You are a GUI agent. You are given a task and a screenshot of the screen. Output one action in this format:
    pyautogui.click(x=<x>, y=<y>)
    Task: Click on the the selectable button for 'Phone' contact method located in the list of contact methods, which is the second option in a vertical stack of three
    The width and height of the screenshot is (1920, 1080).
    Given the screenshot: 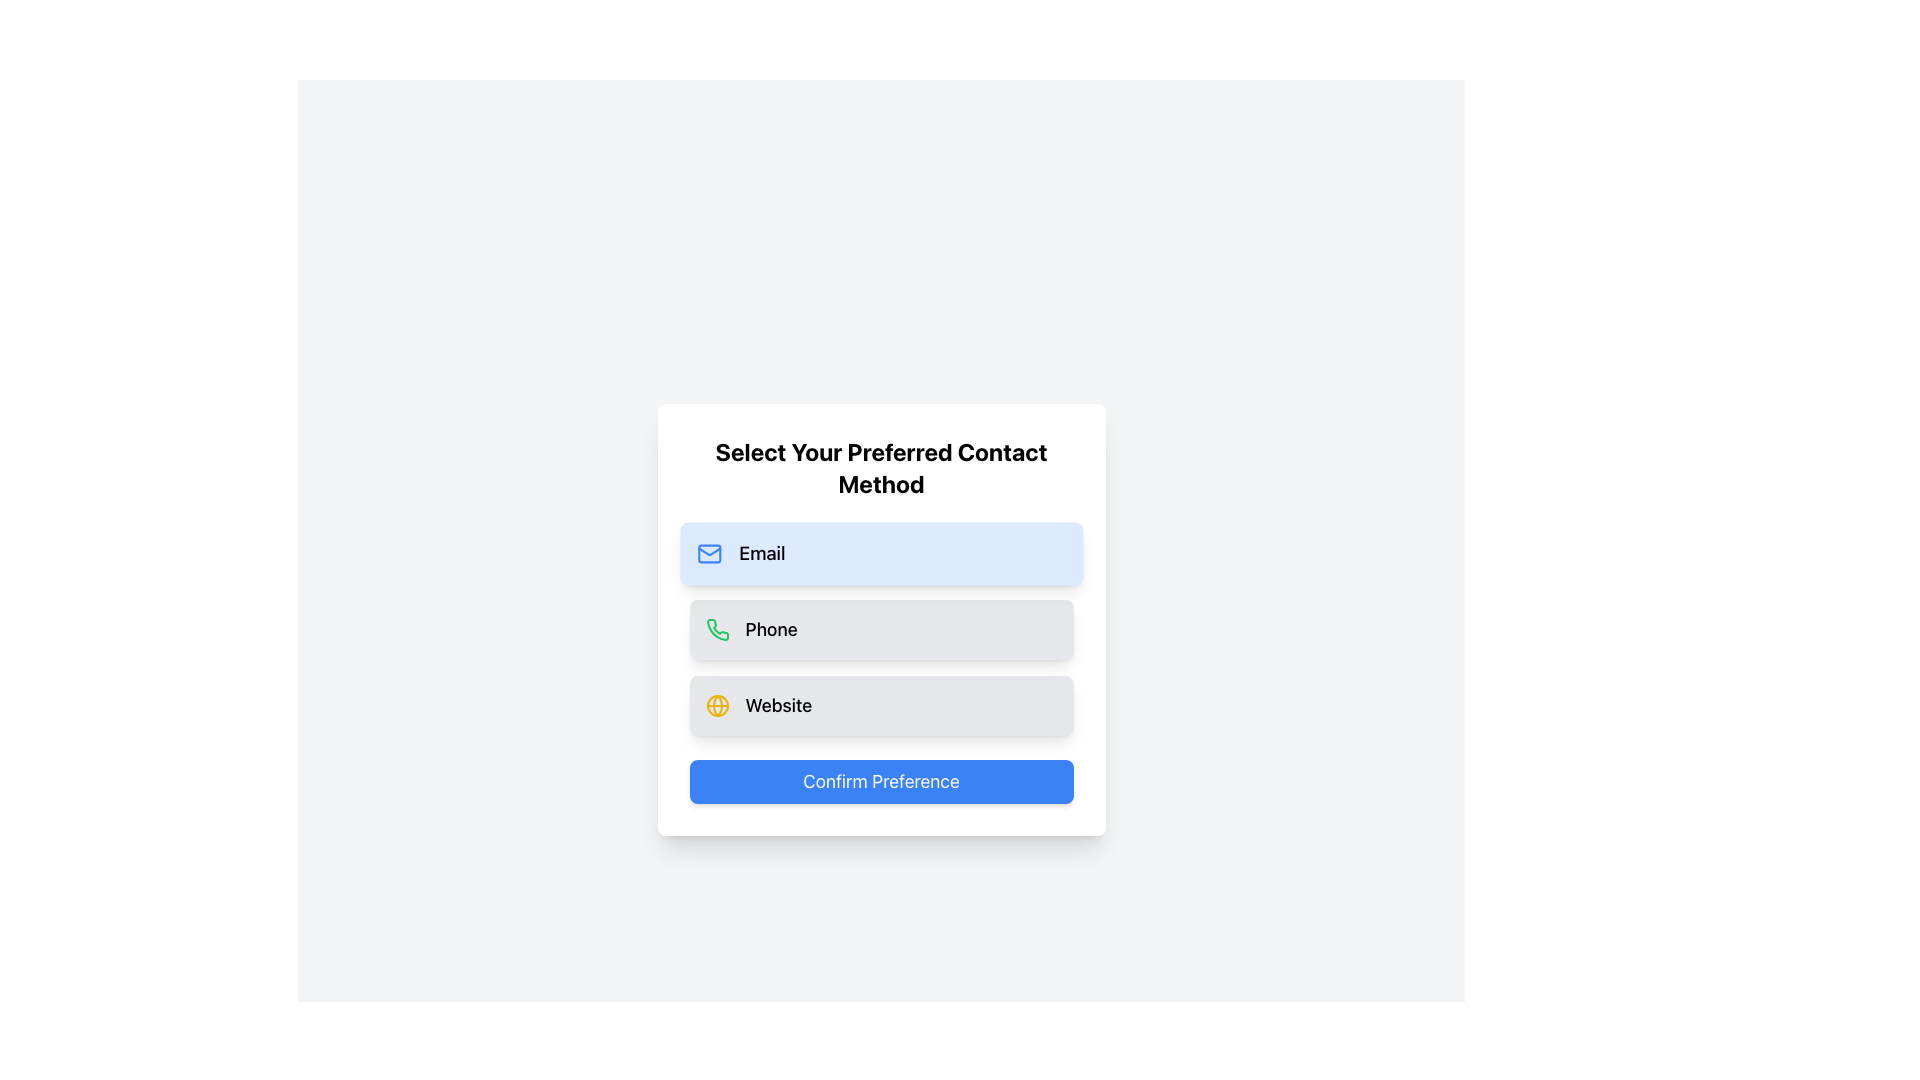 What is the action you would take?
    pyautogui.click(x=880, y=628)
    